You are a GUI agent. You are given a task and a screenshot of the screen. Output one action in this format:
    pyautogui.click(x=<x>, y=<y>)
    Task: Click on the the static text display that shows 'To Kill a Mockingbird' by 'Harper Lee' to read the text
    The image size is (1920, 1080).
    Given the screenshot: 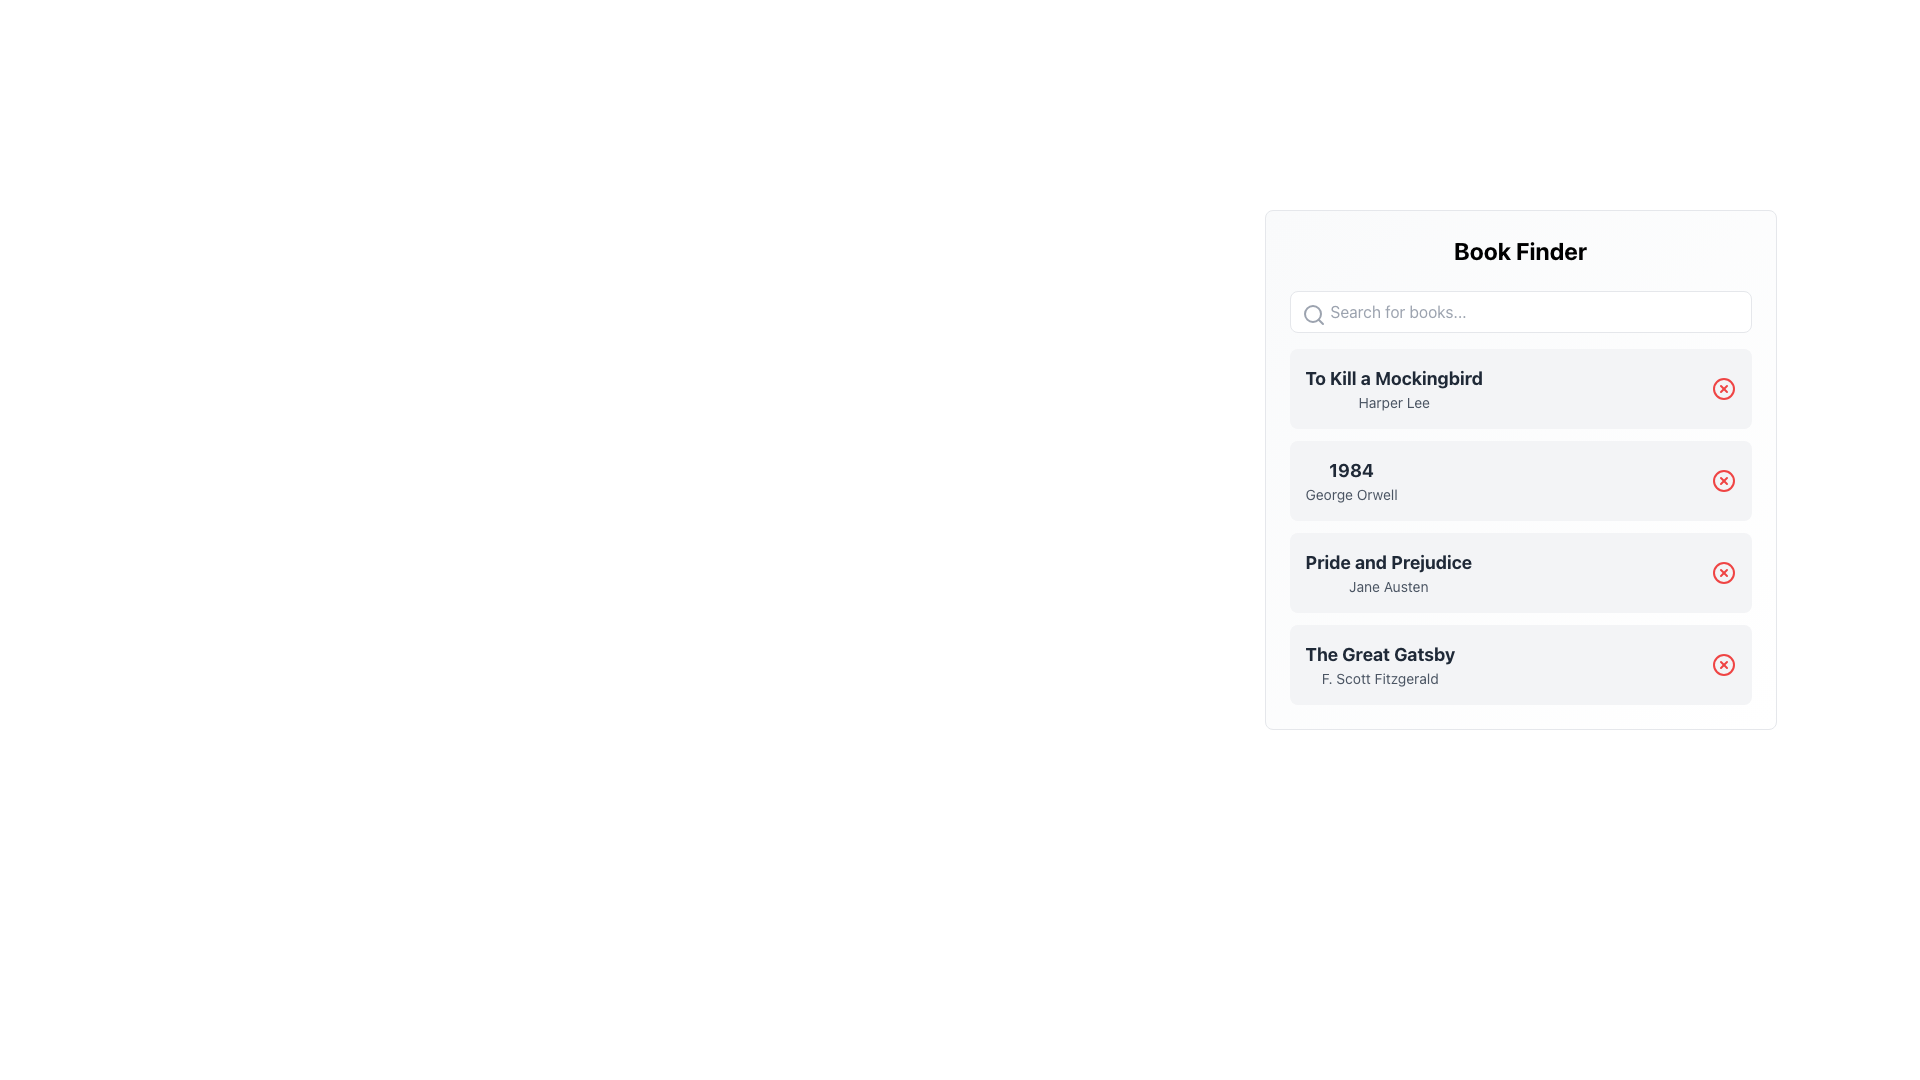 What is the action you would take?
    pyautogui.click(x=1393, y=389)
    